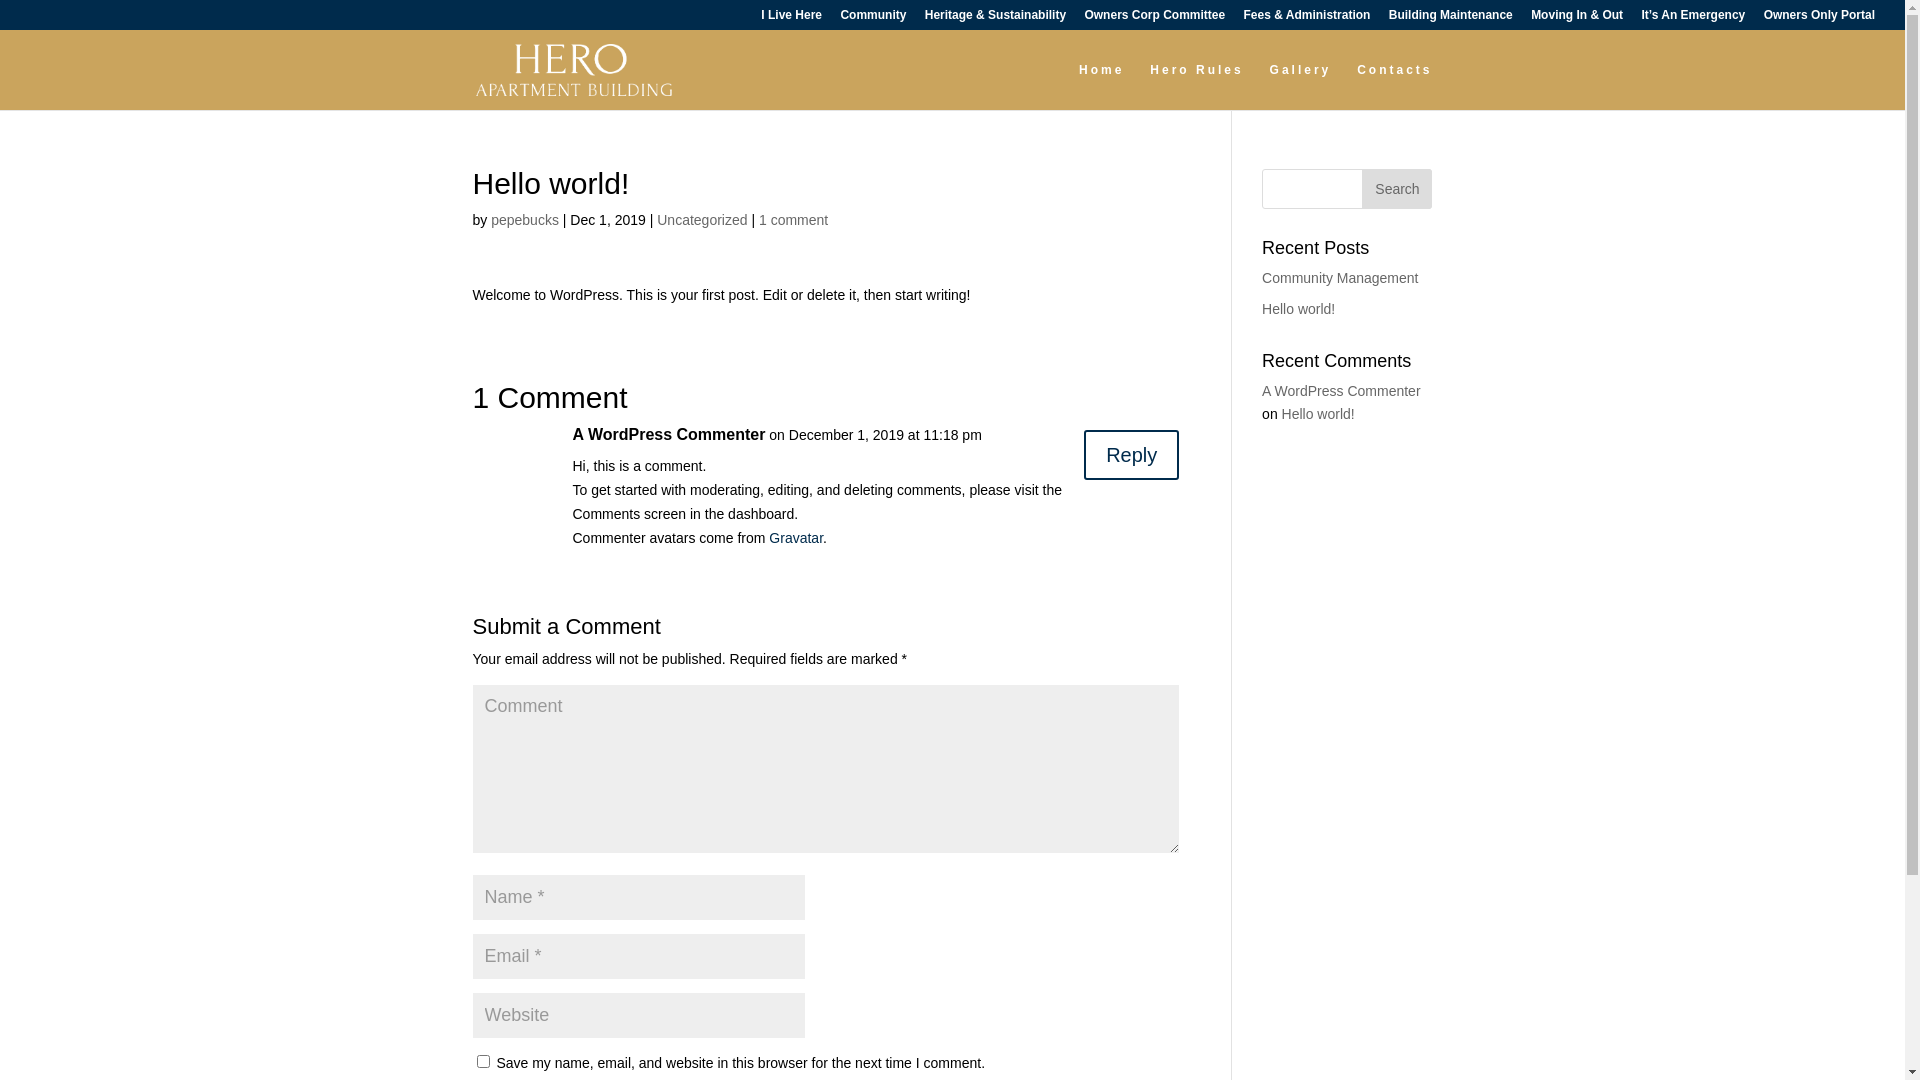 The width and height of the screenshot is (1920, 1080). I want to click on 'pepebucks', so click(524, 219).